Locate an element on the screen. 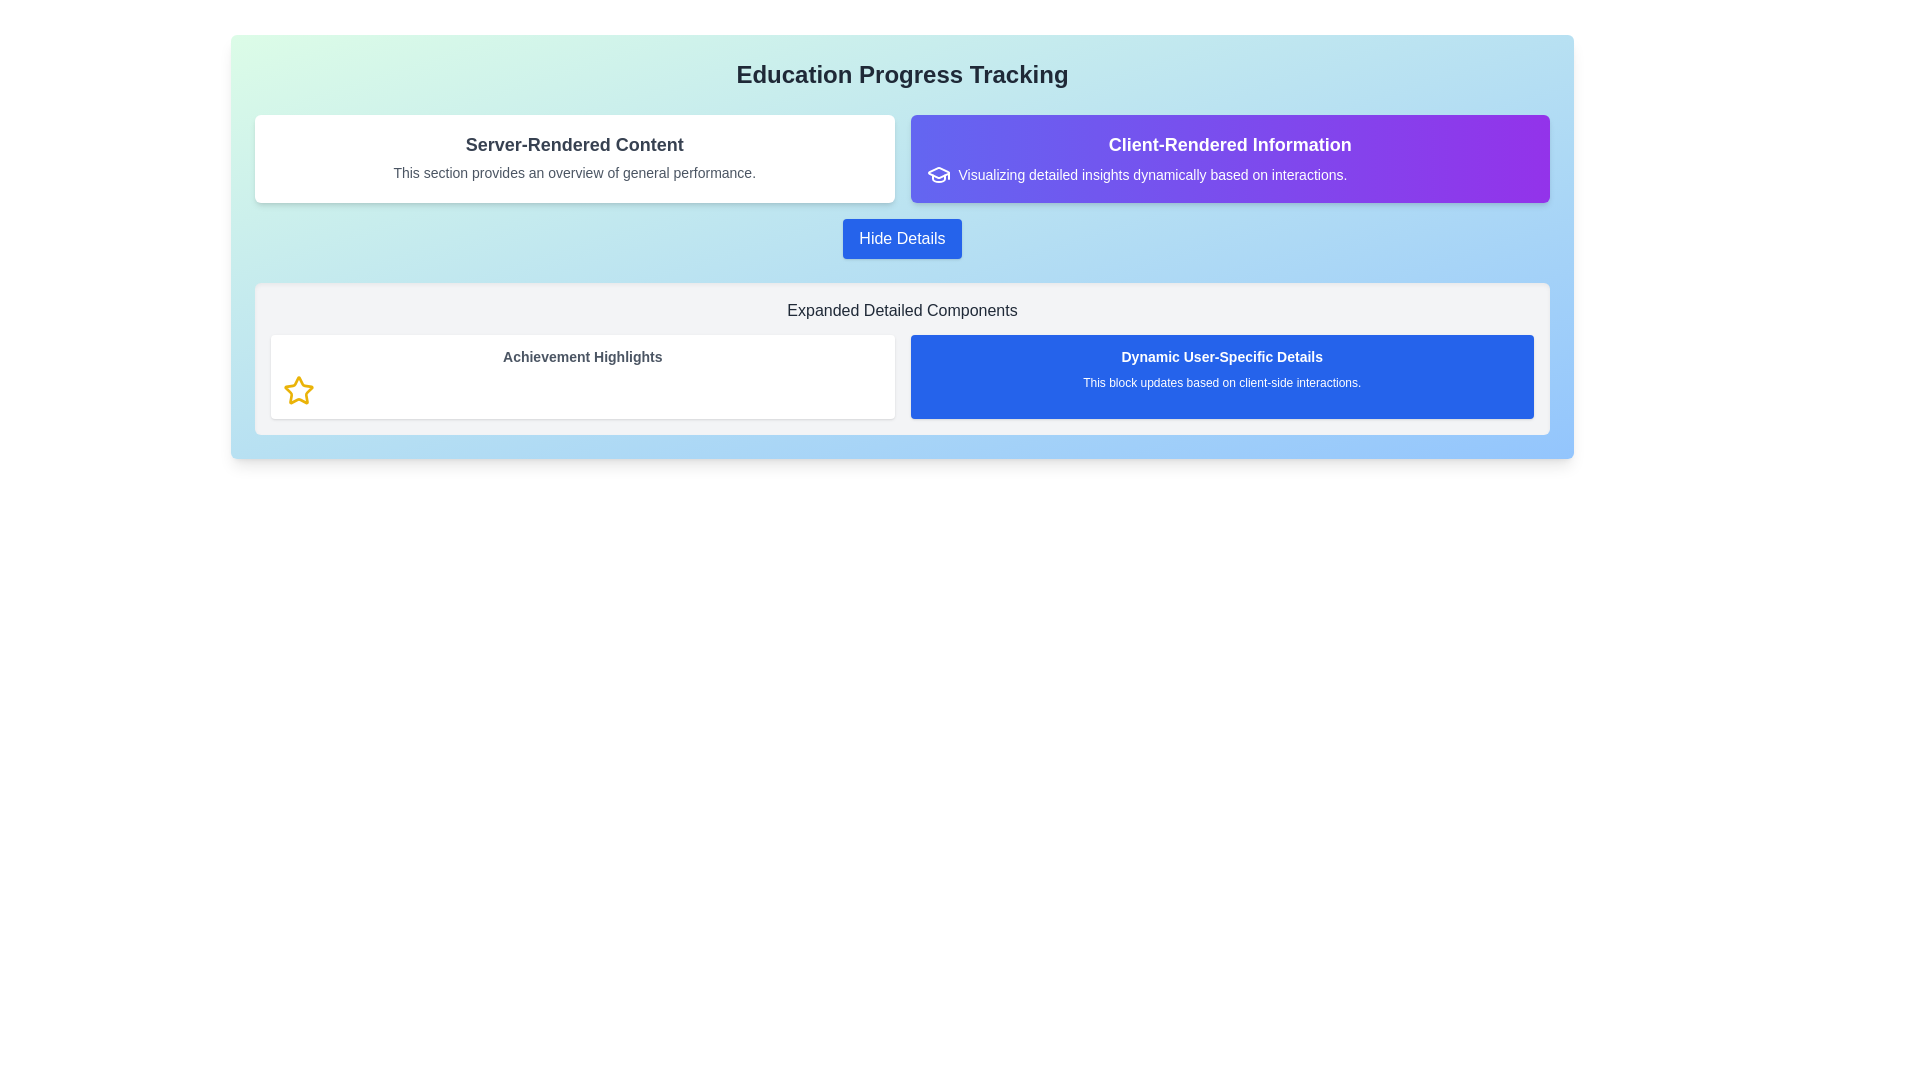  the Informational Panel with the heading 'Client-Rendered Information' is located at coordinates (1229, 157).